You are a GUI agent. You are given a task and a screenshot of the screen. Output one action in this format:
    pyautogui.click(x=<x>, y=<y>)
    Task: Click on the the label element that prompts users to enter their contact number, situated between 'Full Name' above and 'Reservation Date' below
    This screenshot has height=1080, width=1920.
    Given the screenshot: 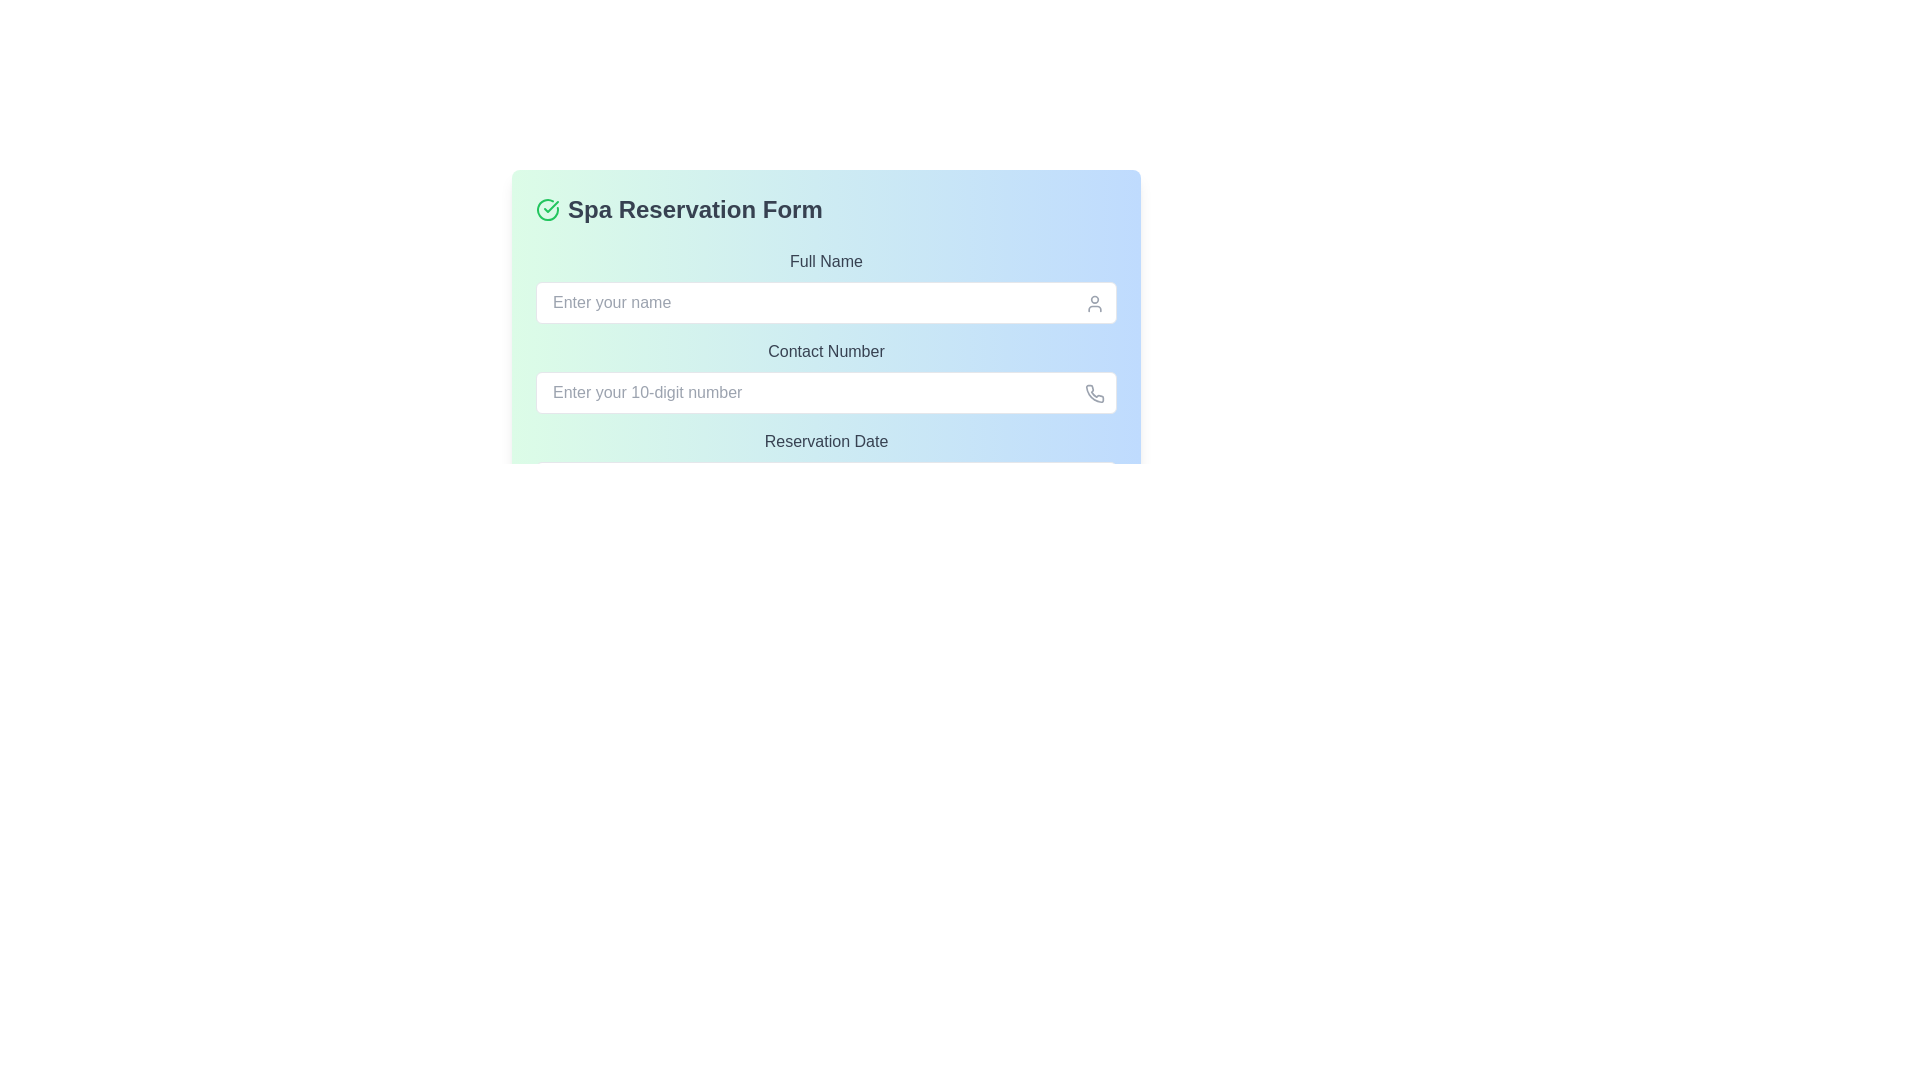 What is the action you would take?
    pyautogui.click(x=826, y=377)
    